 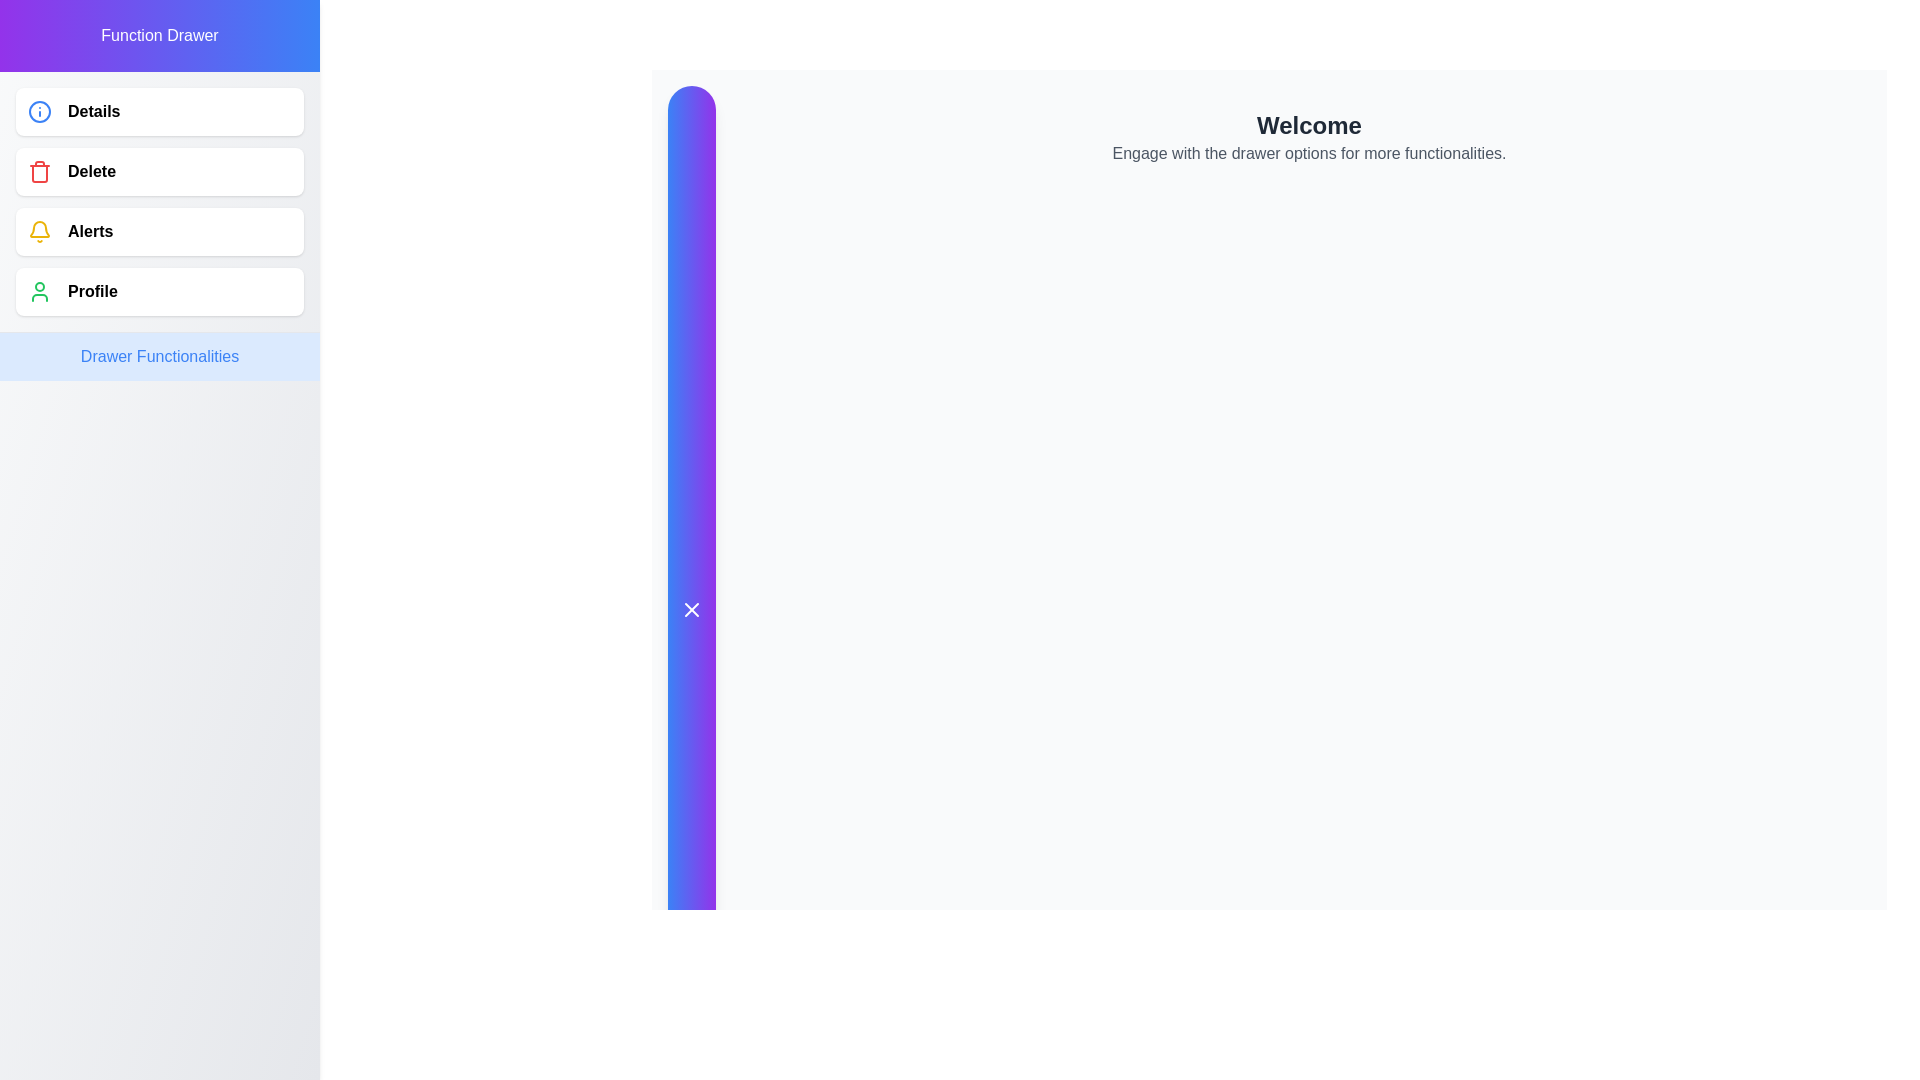 What do you see at coordinates (90, 170) in the screenshot?
I see `the 'Delete' text label in the sidebar menu to activate any hover effects` at bounding box center [90, 170].